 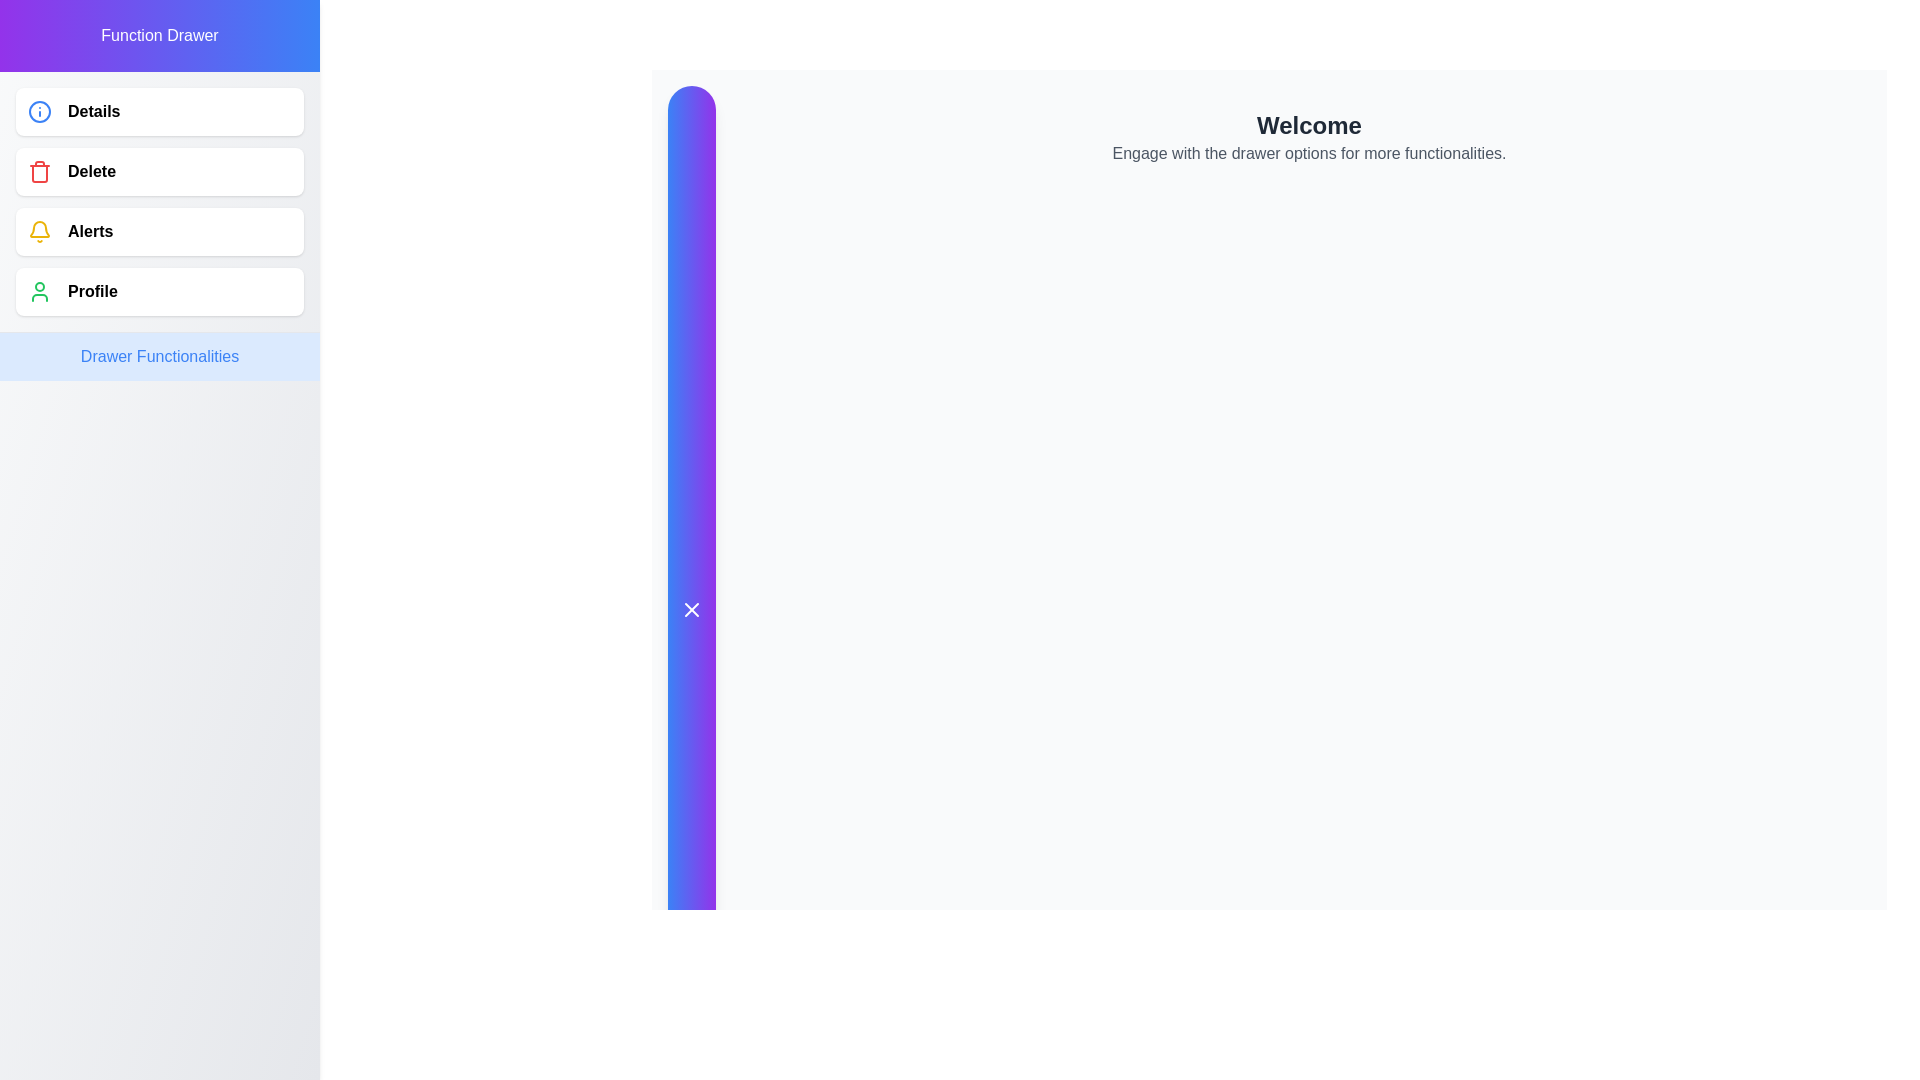 What do you see at coordinates (90, 170) in the screenshot?
I see `the 'Delete' text label in the sidebar menu to activate any hover effects` at bounding box center [90, 170].